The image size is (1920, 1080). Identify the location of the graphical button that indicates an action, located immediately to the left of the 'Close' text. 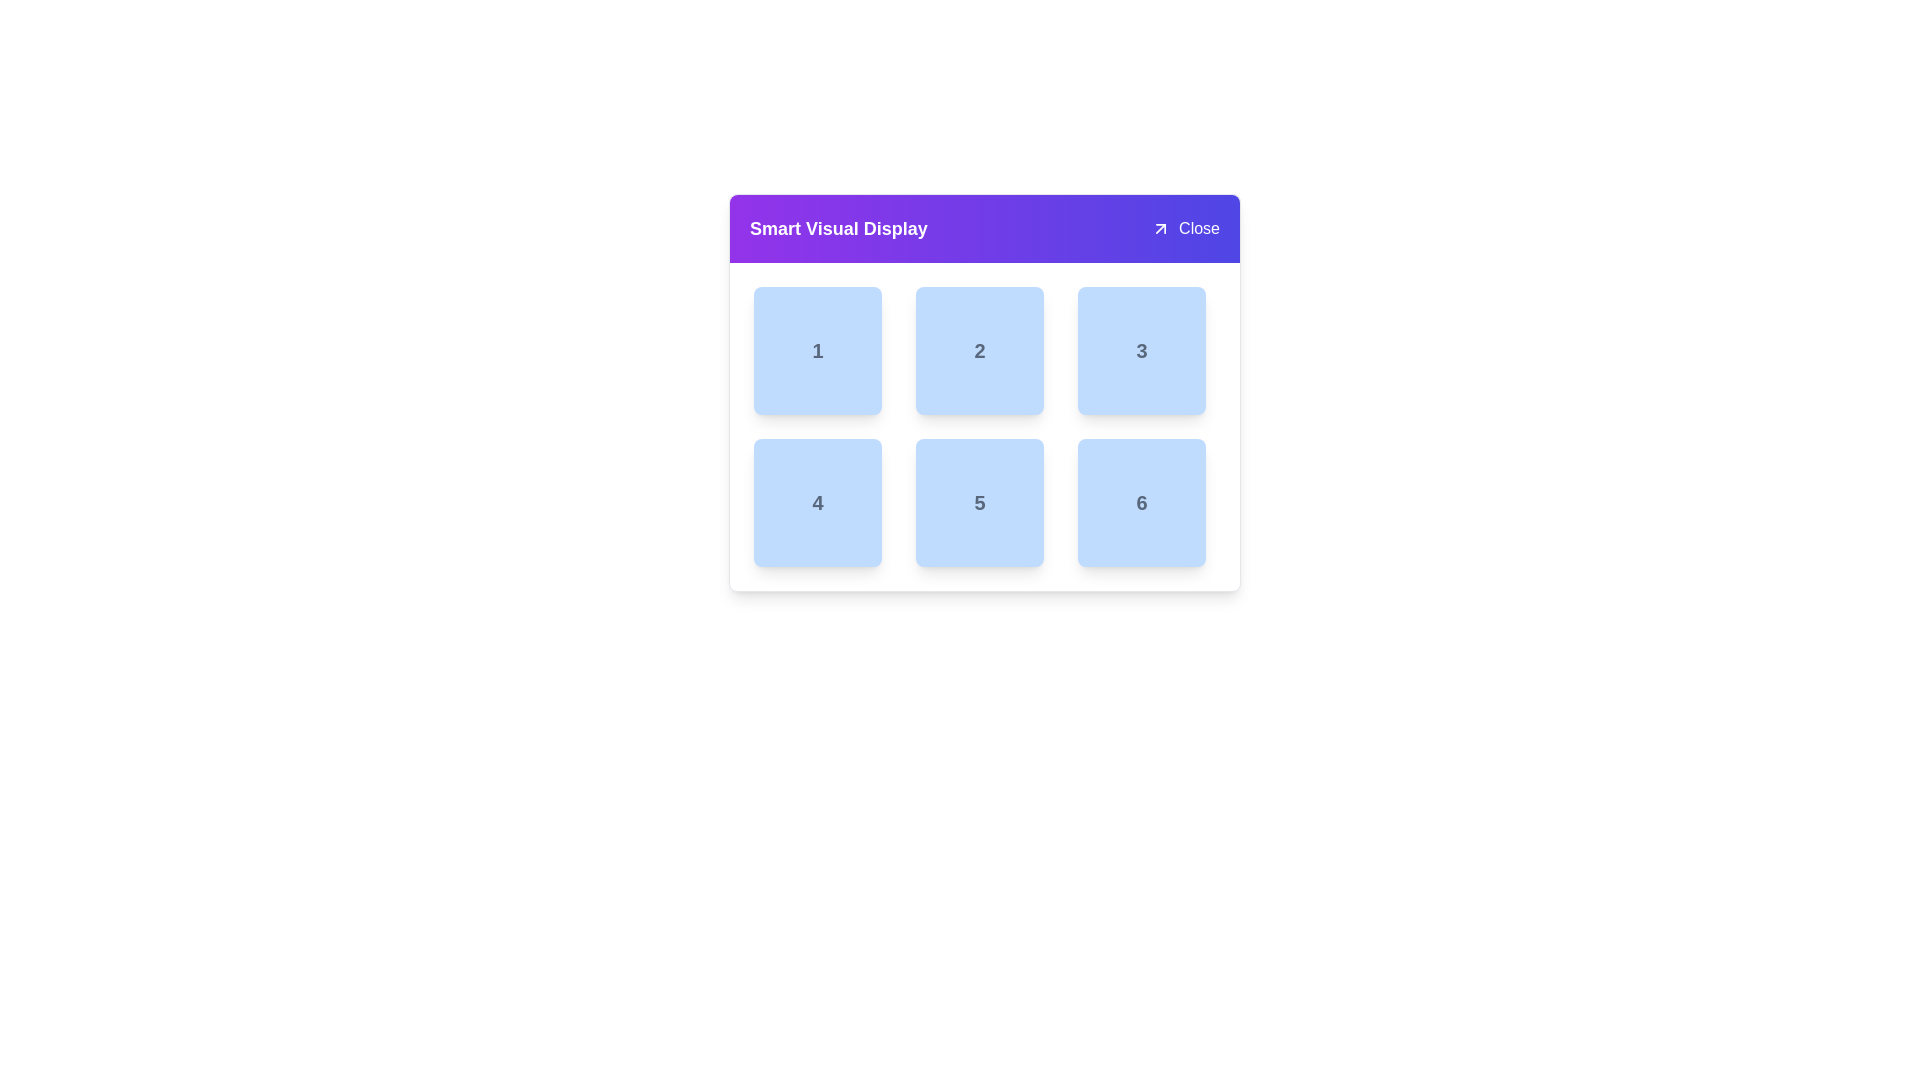
(1161, 227).